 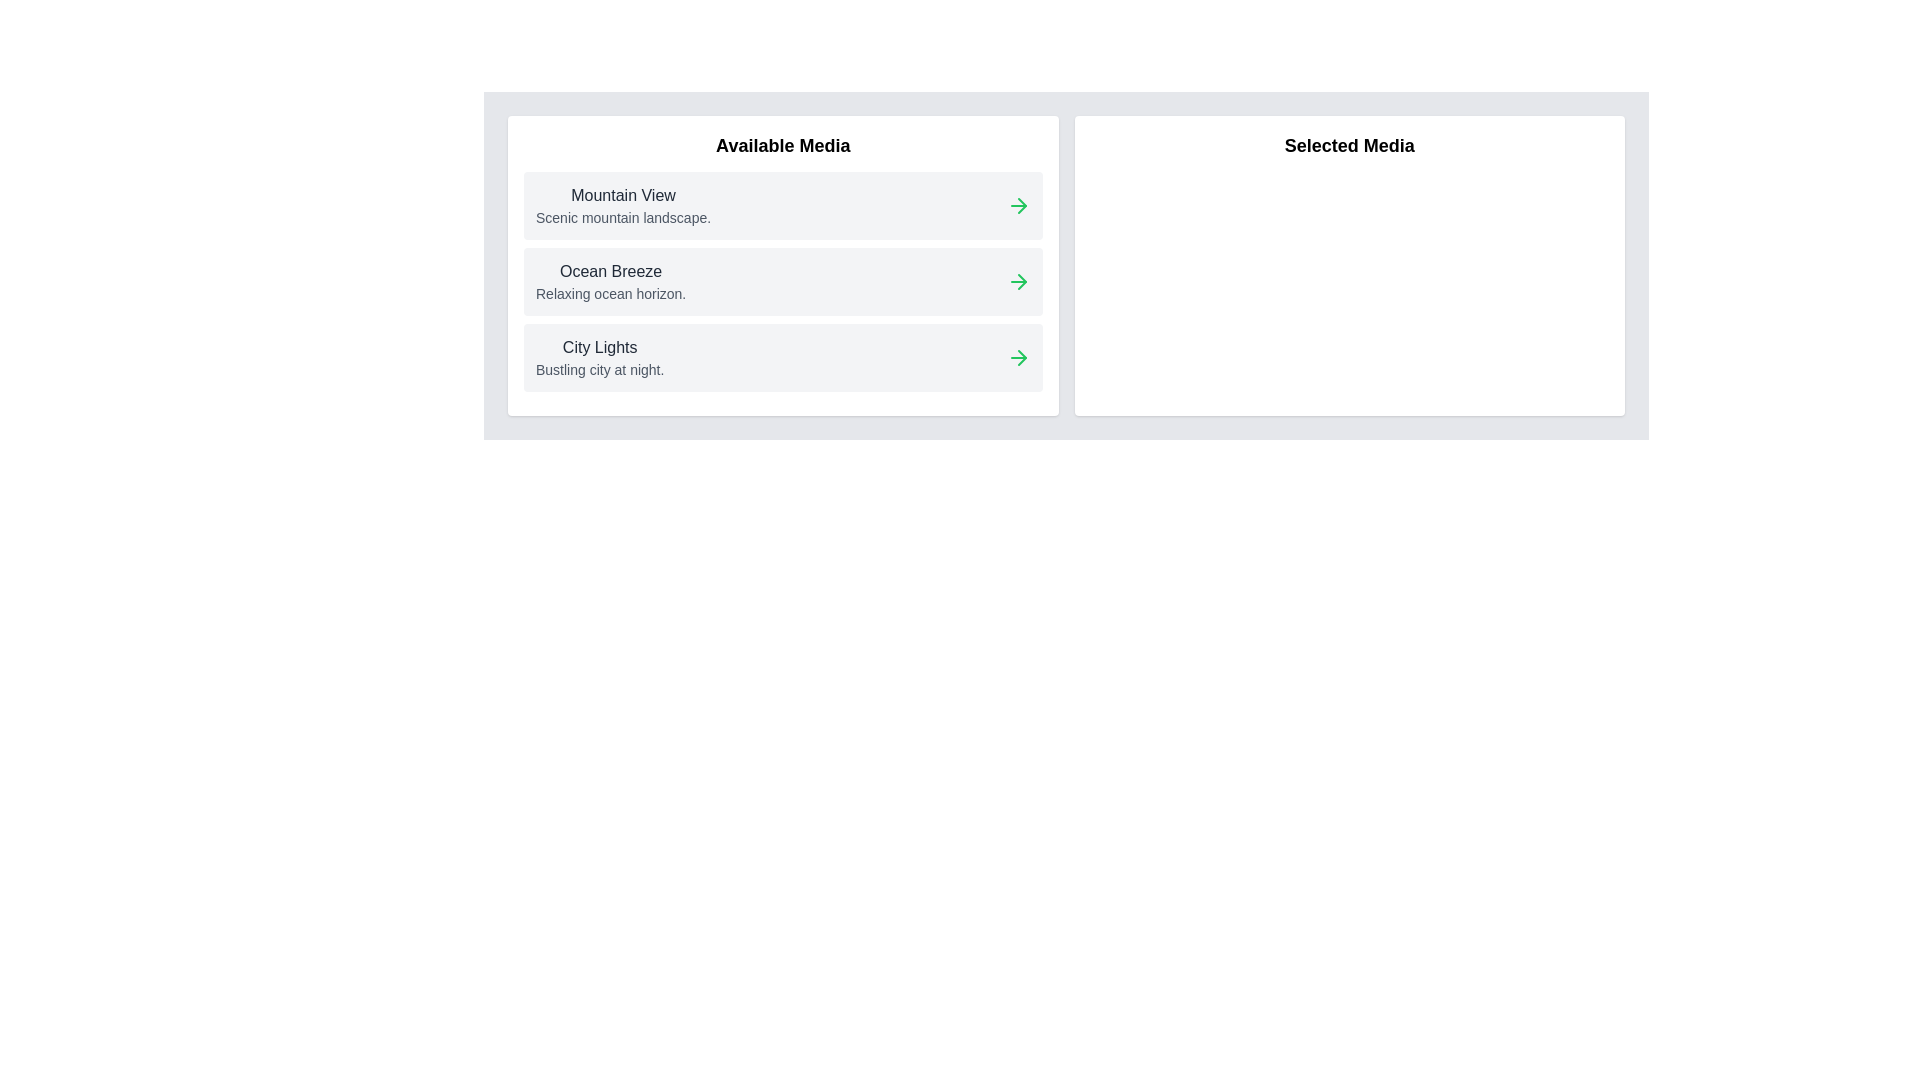 What do you see at coordinates (1018, 357) in the screenshot?
I see `green arrow next to the item City Lights to transfer it to the 'Selected Media' section` at bounding box center [1018, 357].